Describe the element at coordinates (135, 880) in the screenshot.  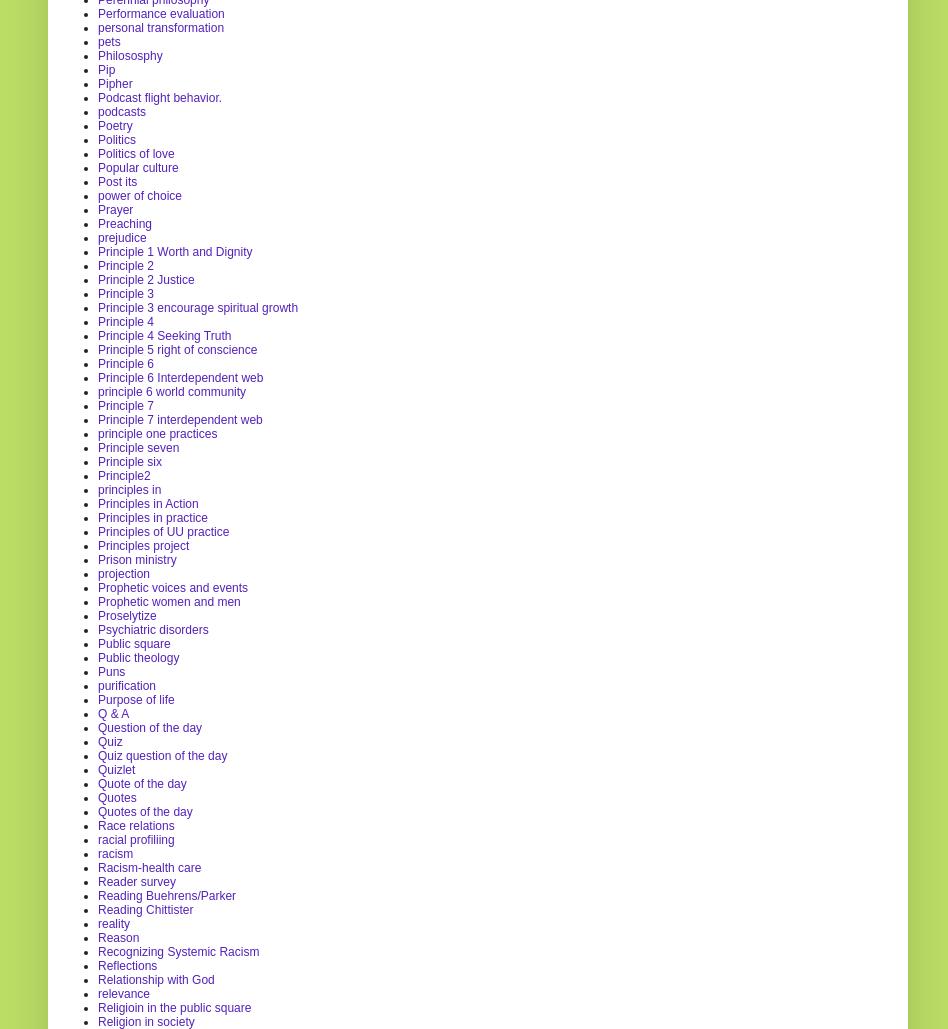
I see `'Reader survey'` at that location.